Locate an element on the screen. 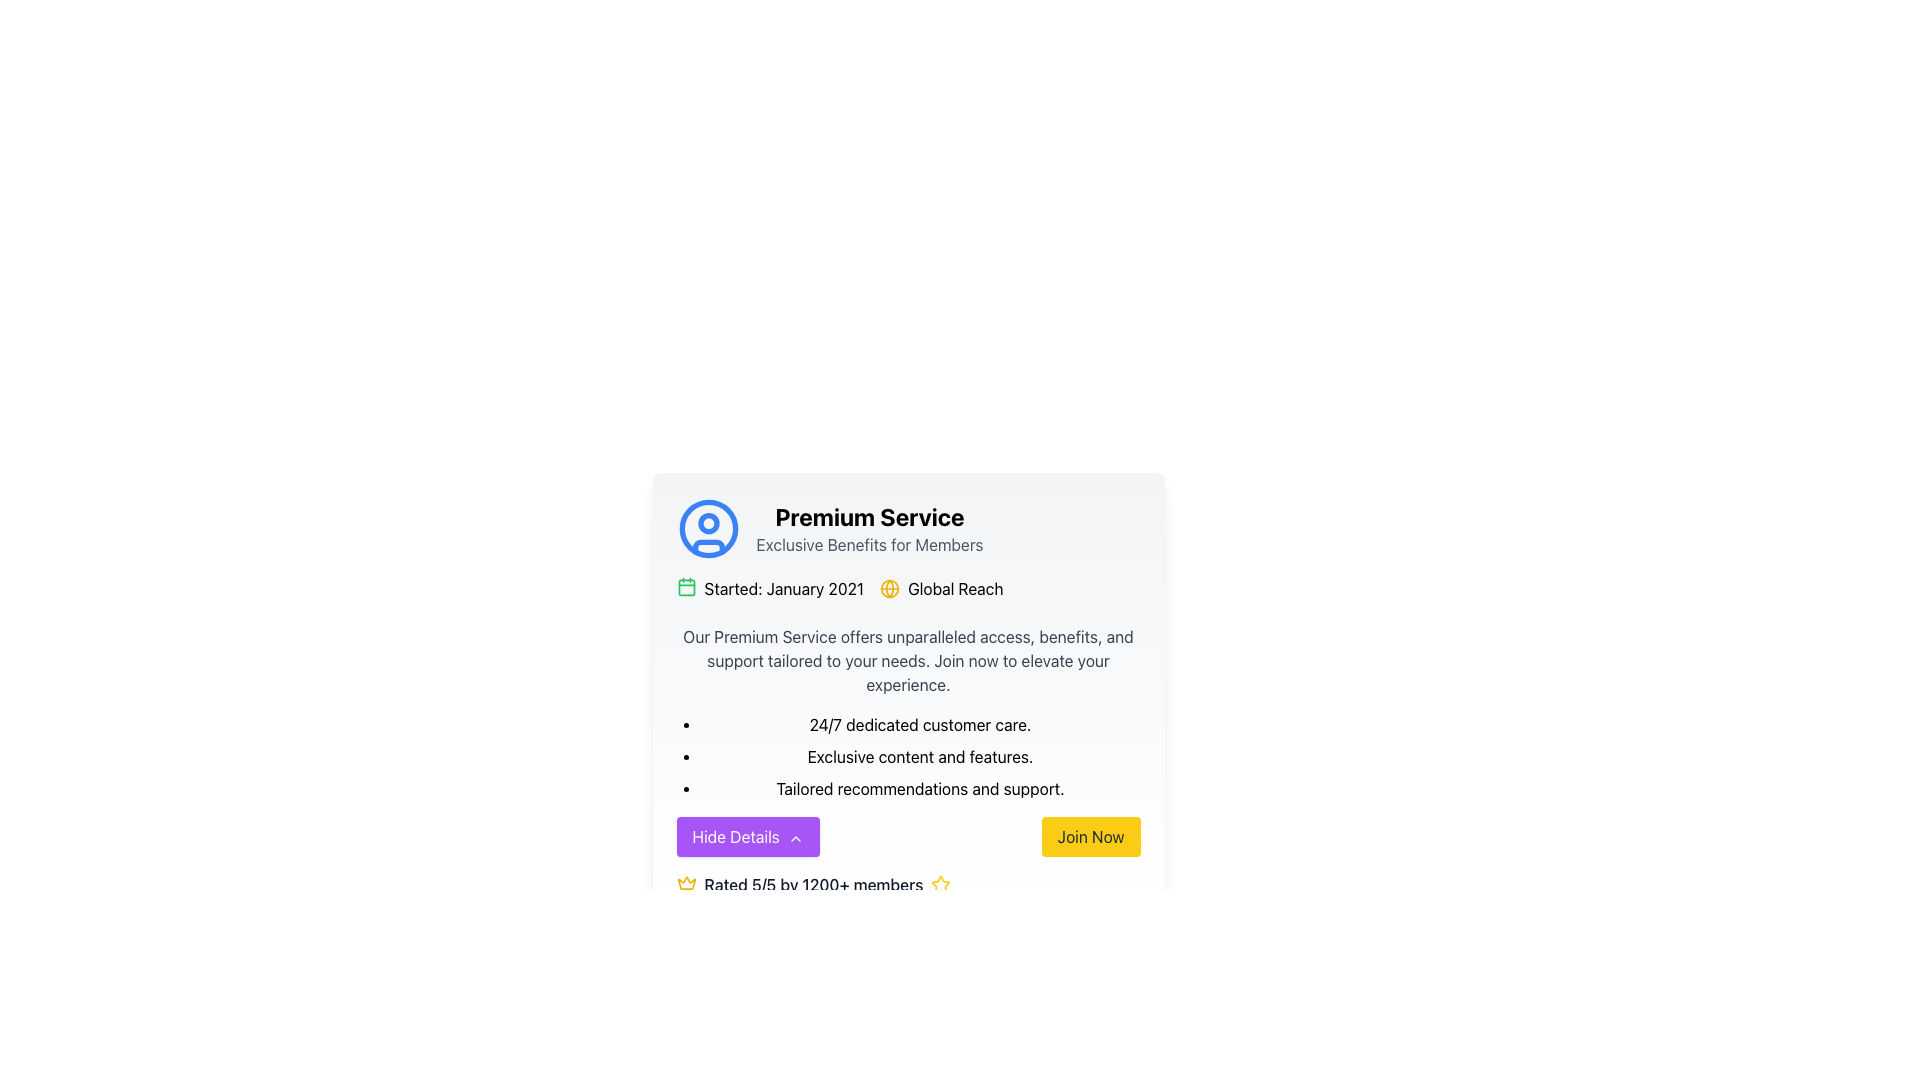  the decorative circle within the user icon located at the top left corner of the 'Premium Service' section is located at coordinates (708, 522).